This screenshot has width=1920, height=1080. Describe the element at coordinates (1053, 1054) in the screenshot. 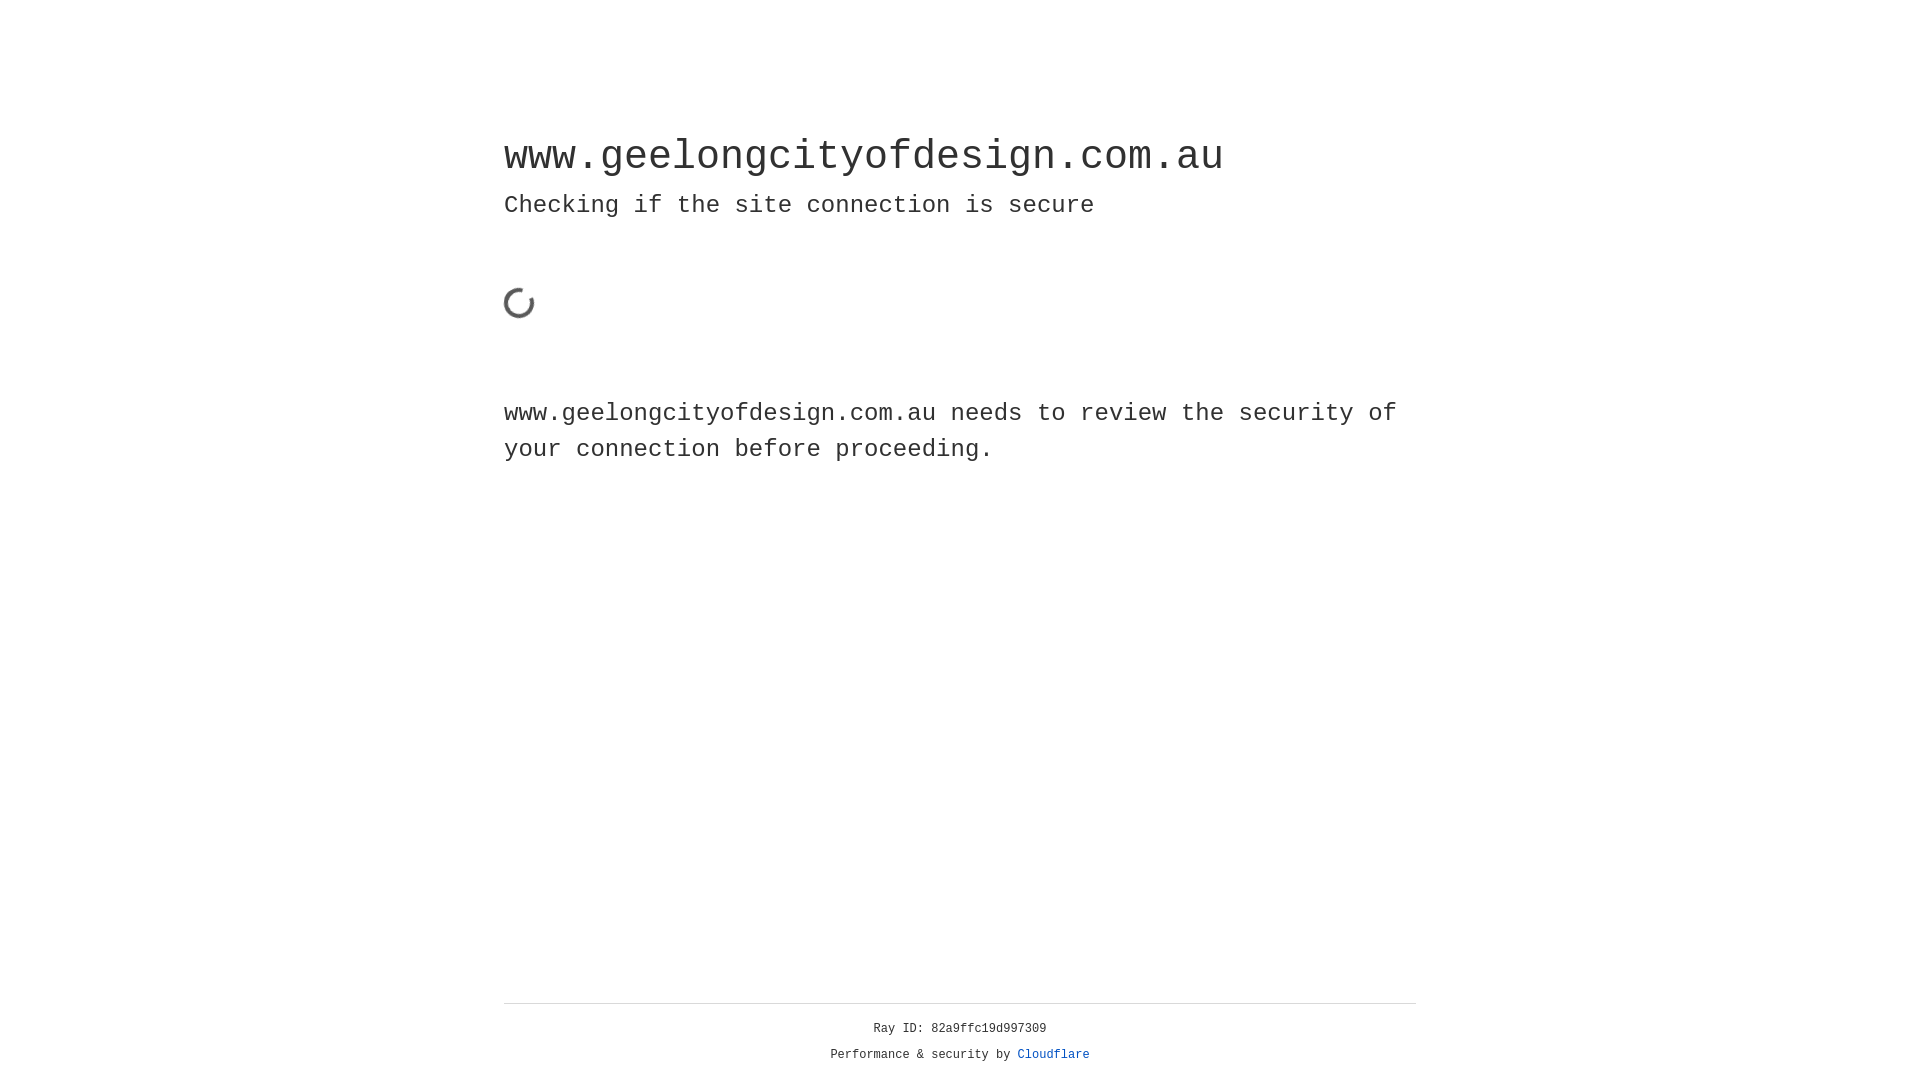

I see `'Cloudflare'` at that location.